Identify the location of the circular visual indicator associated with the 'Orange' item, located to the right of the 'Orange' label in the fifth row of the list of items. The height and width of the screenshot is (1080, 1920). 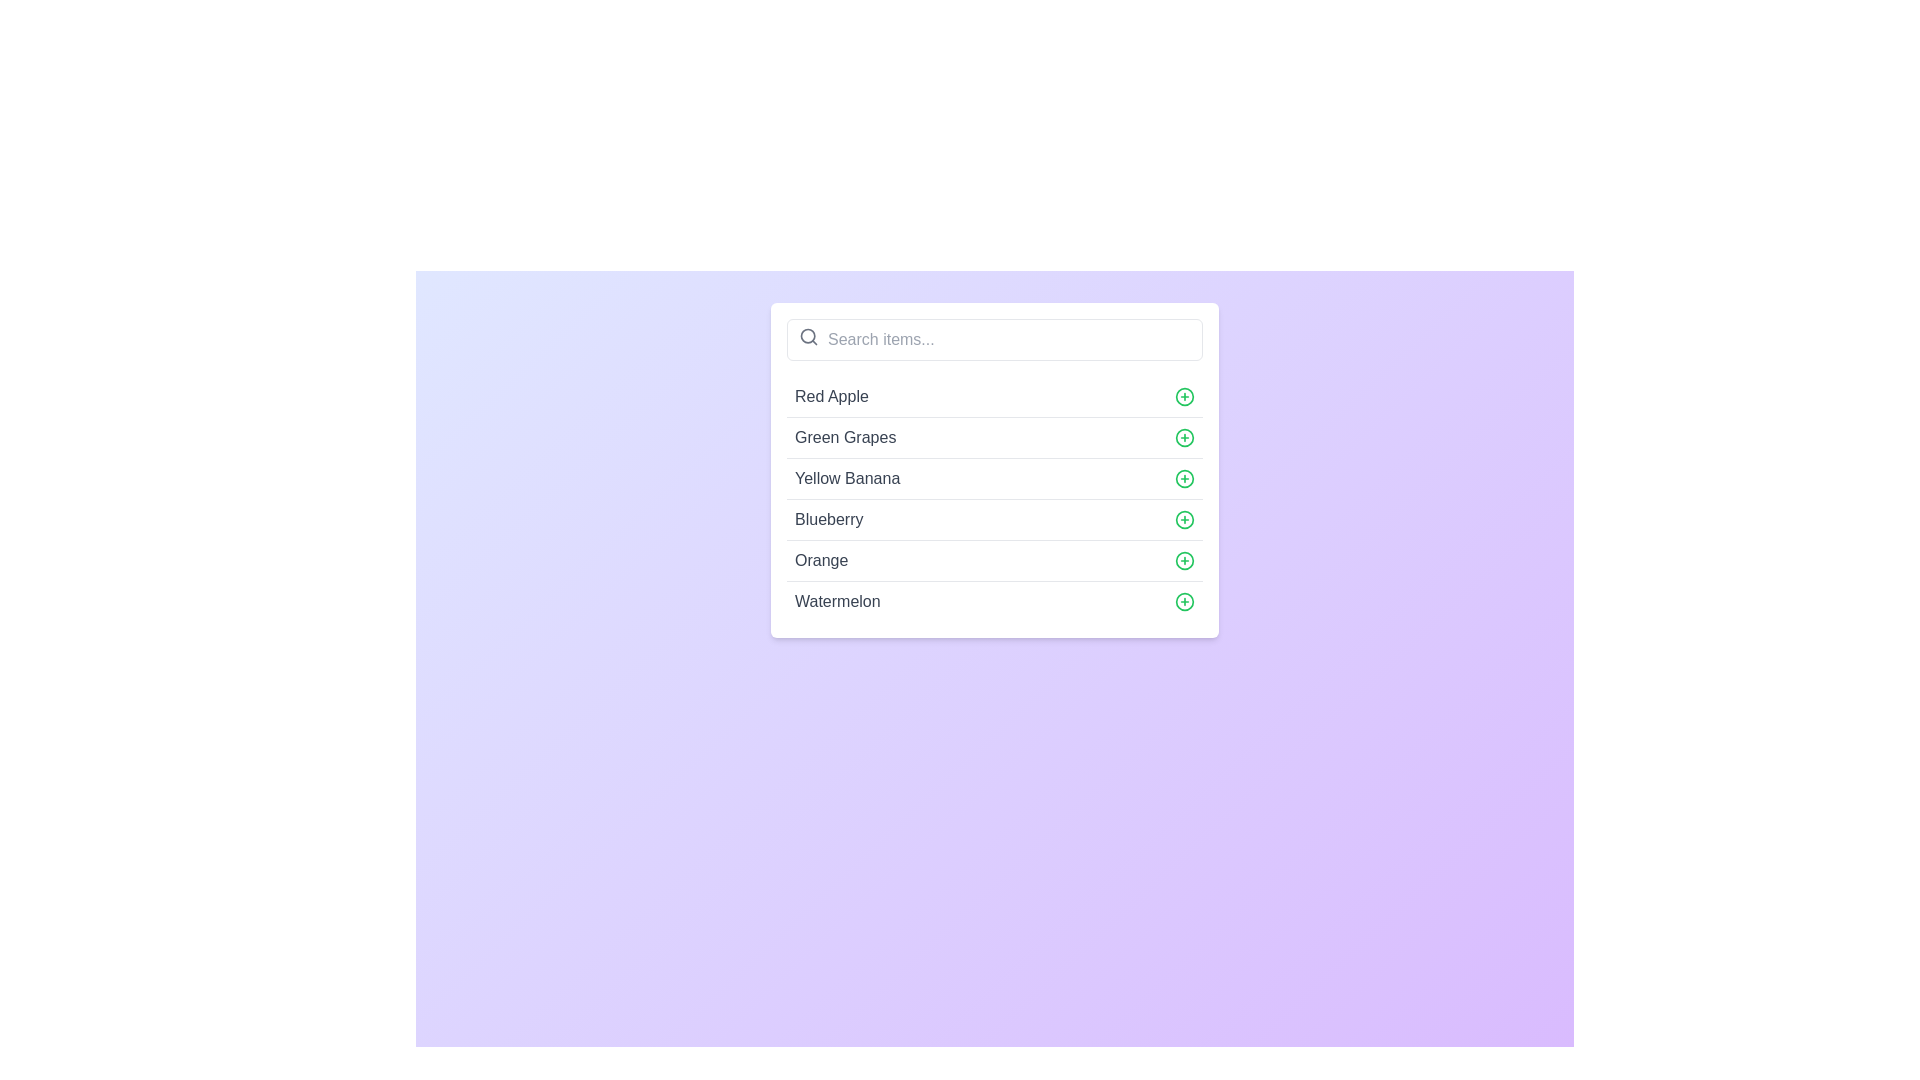
(1185, 560).